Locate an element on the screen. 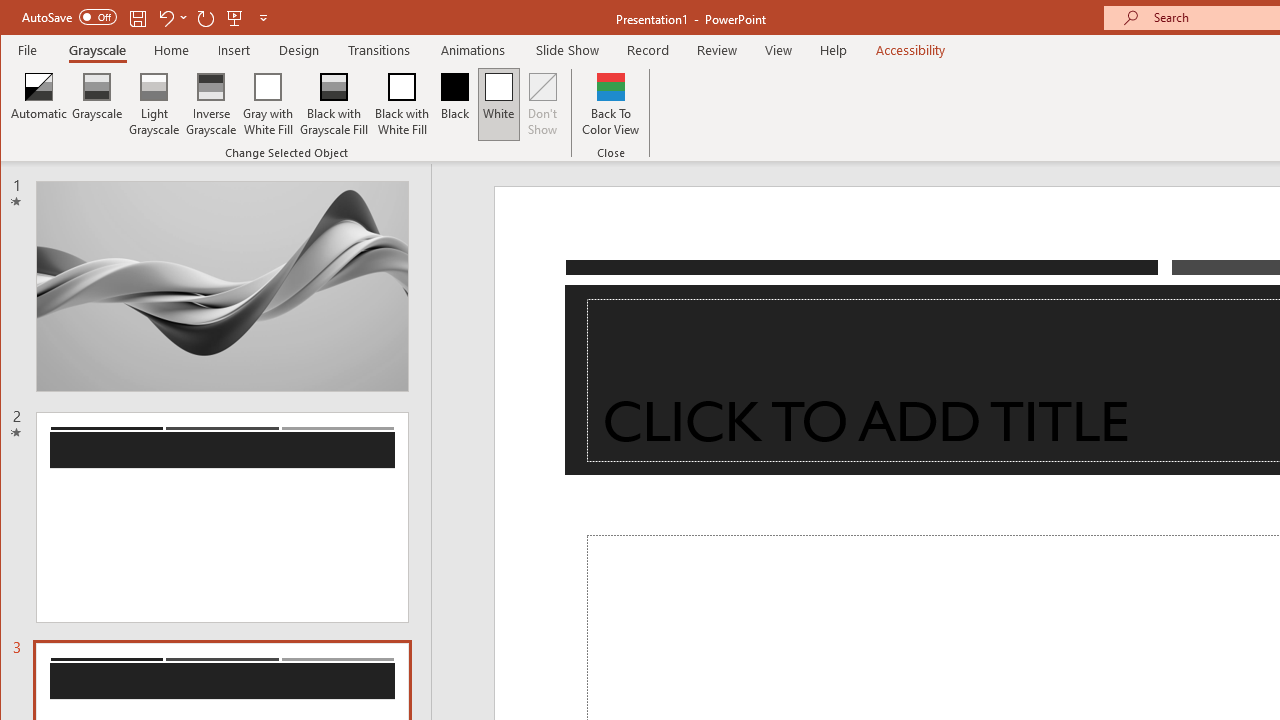 This screenshot has height=720, width=1280. 'Black with White Fill' is located at coordinates (401, 104).